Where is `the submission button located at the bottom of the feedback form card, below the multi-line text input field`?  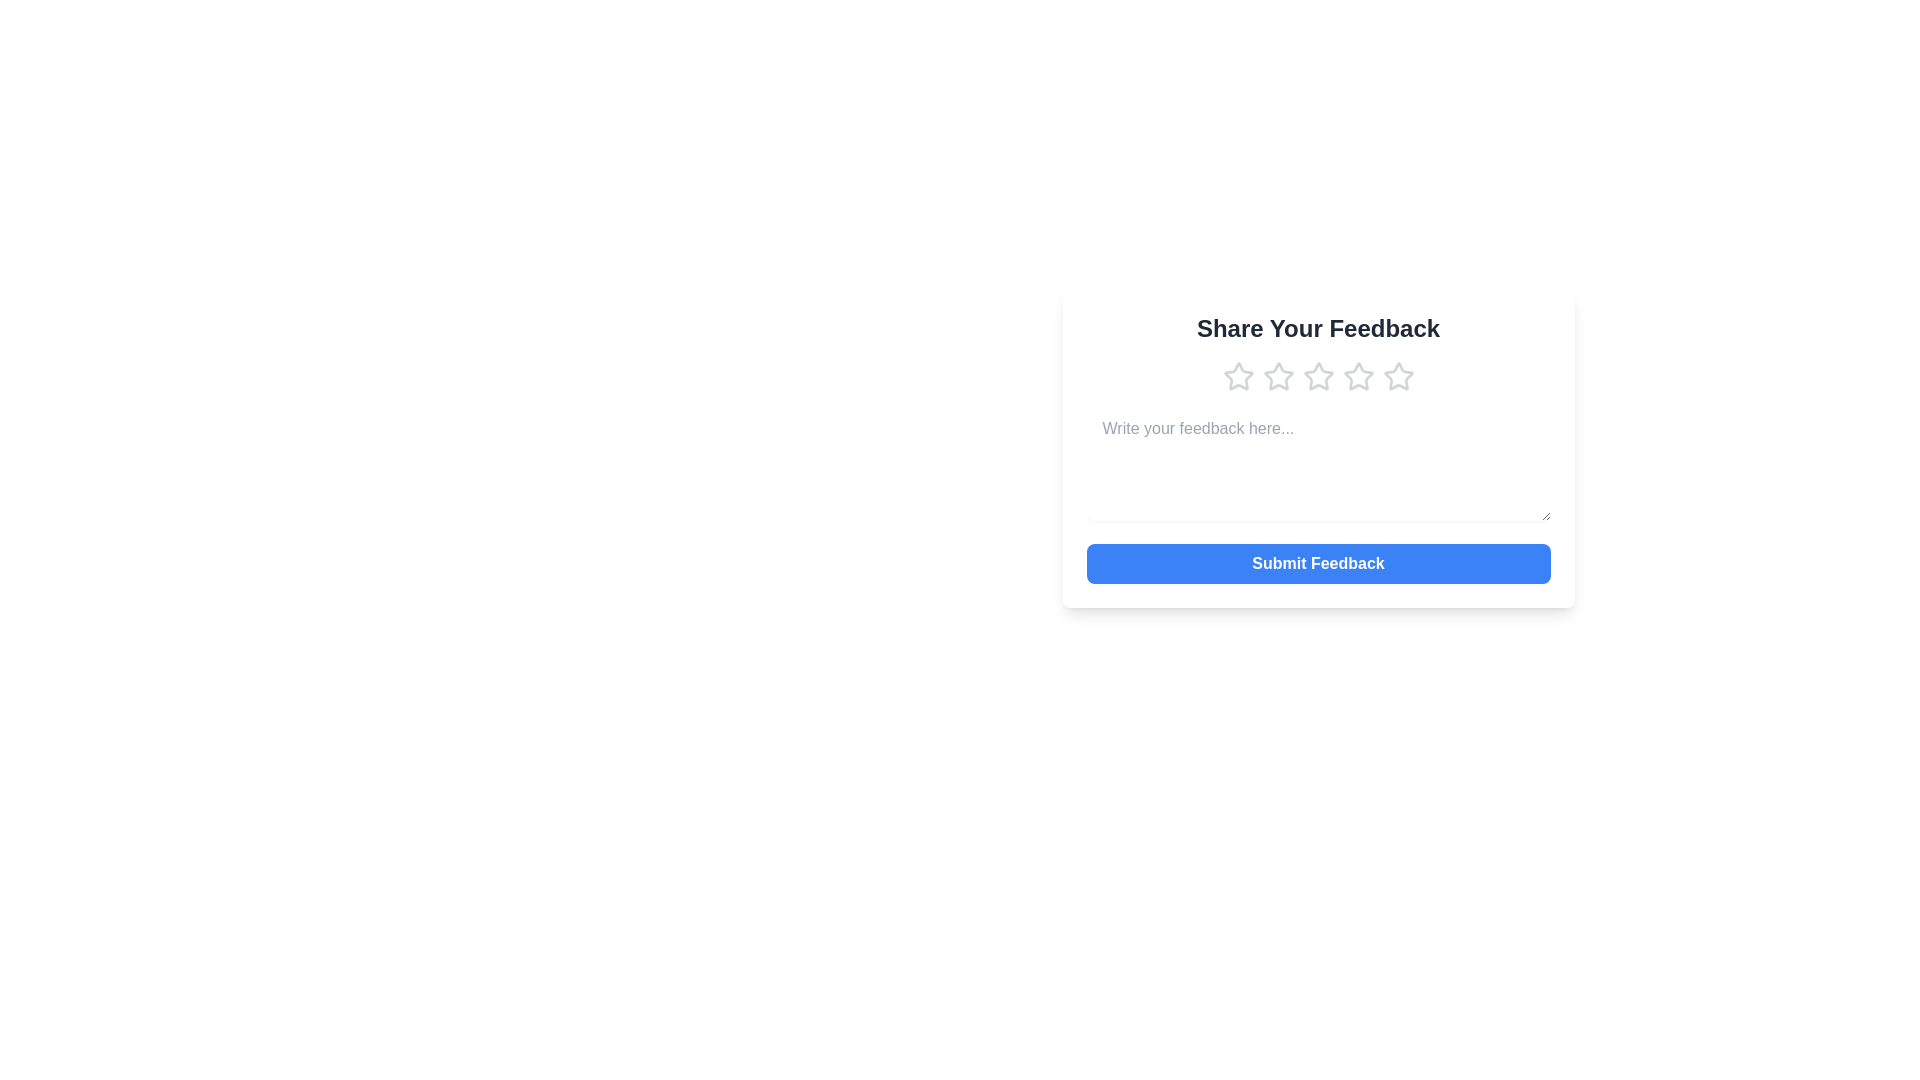
the submission button located at the bottom of the feedback form card, below the multi-line text input field is located at coordinates (1318, 563).